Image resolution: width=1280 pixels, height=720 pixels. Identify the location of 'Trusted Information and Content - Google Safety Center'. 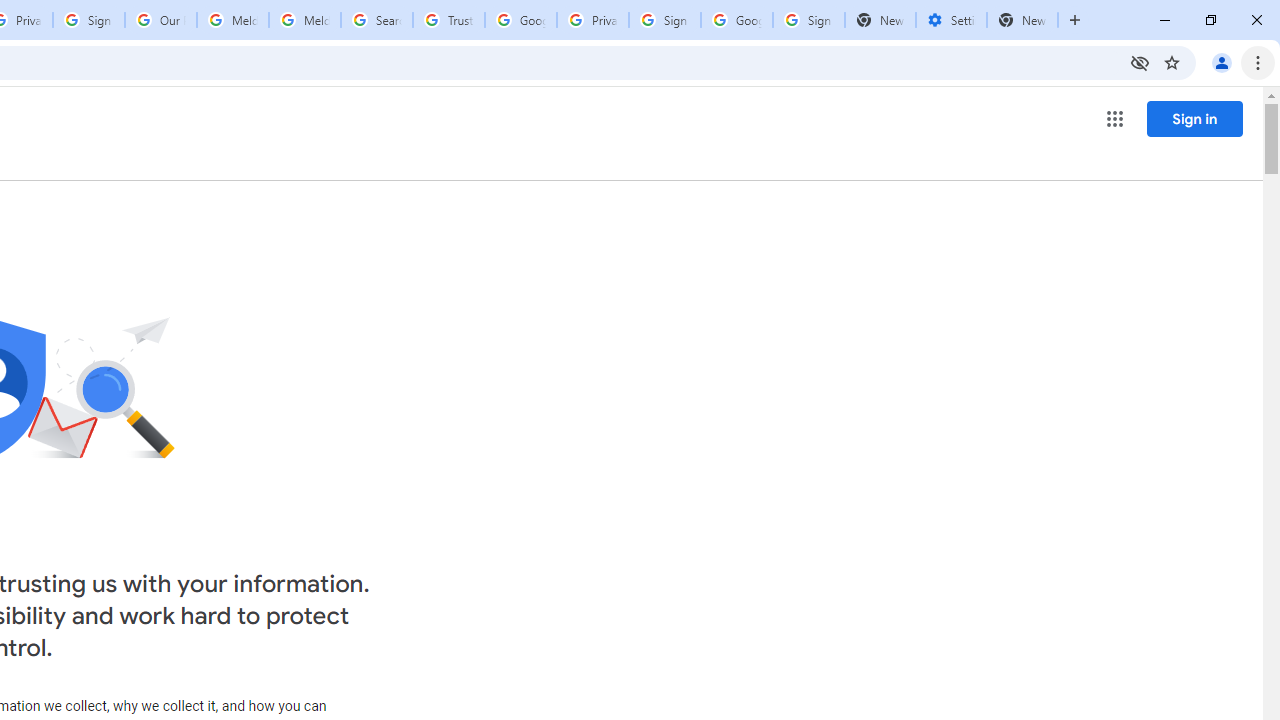
(448, 20).